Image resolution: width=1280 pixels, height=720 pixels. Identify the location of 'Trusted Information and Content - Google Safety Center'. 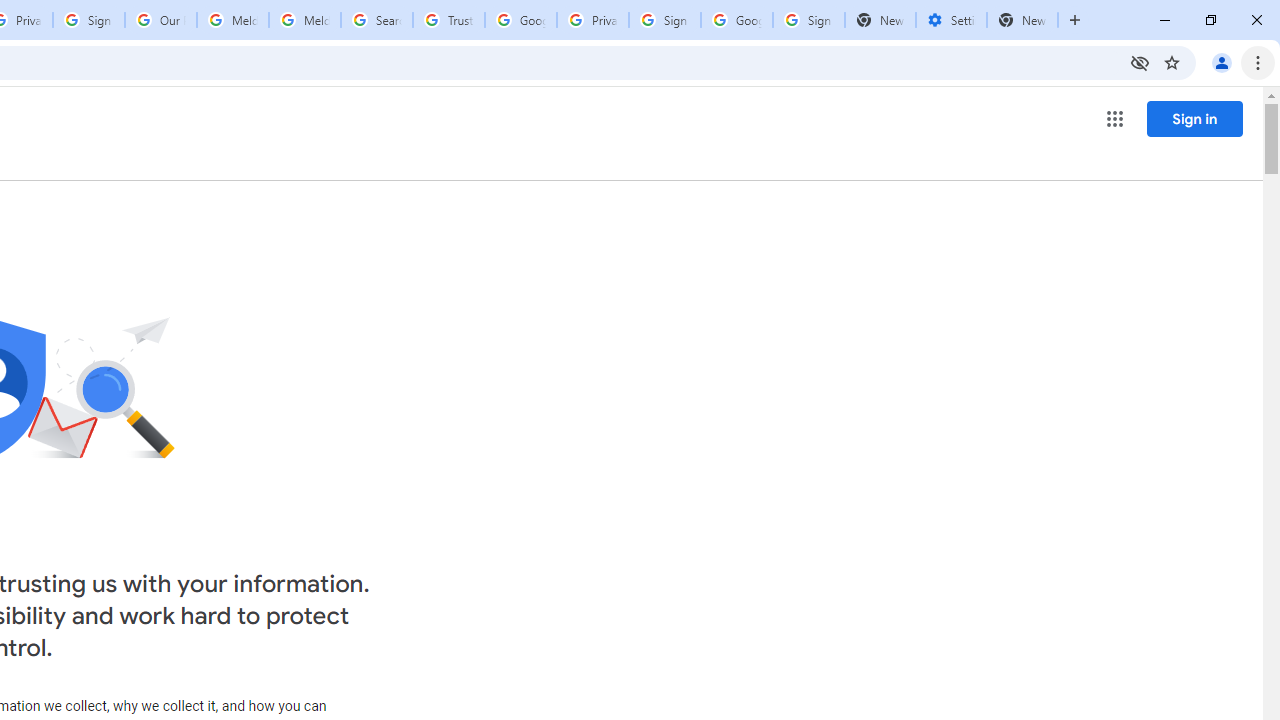
(448, 20).